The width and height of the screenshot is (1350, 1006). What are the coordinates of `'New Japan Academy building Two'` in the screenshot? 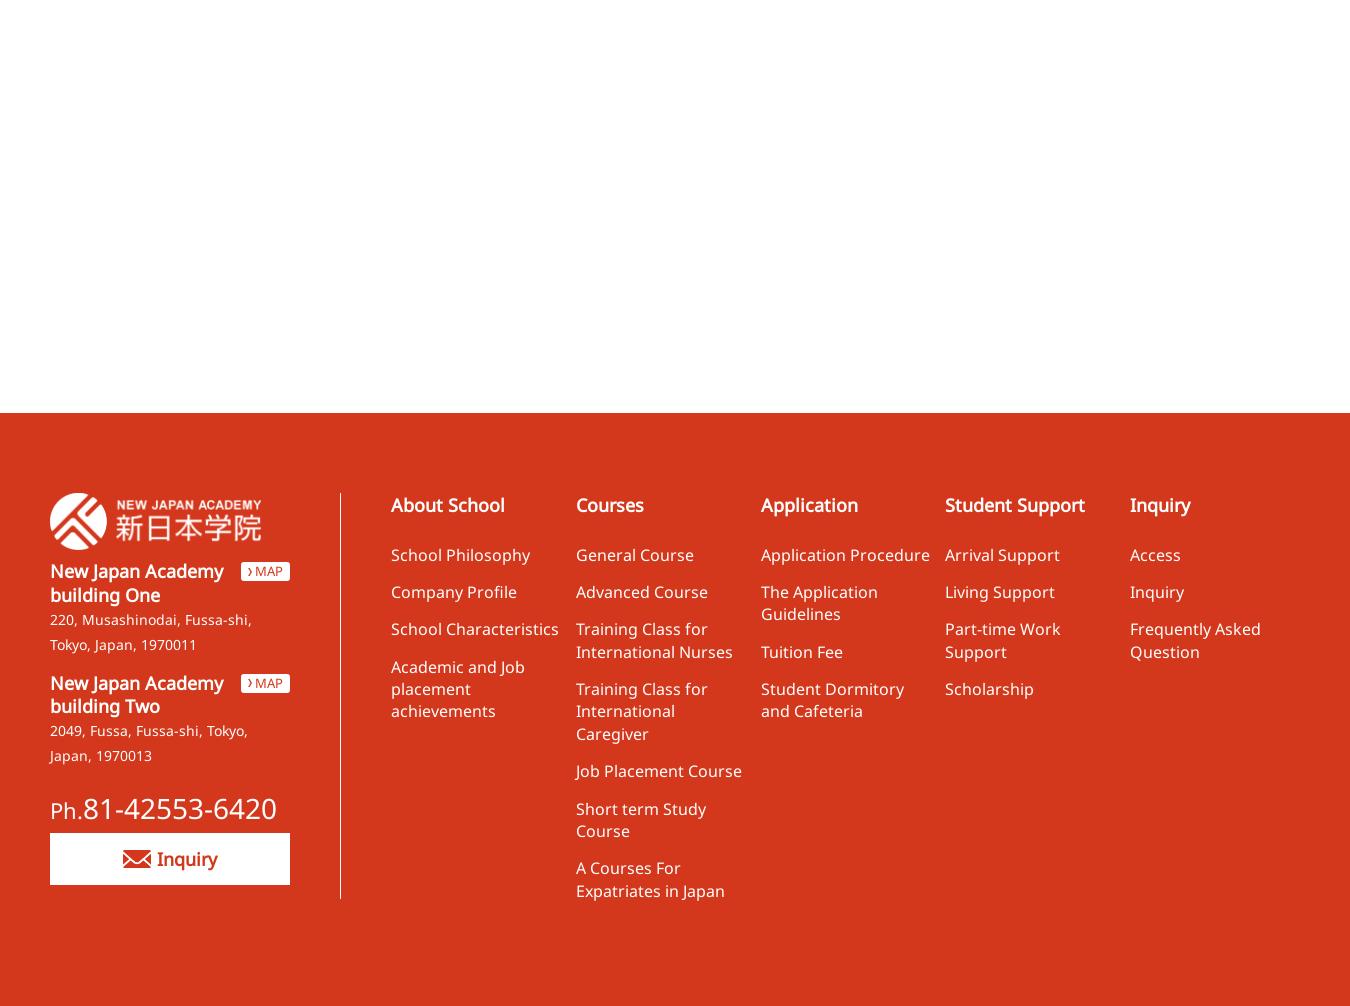 It's located at (48, 693).